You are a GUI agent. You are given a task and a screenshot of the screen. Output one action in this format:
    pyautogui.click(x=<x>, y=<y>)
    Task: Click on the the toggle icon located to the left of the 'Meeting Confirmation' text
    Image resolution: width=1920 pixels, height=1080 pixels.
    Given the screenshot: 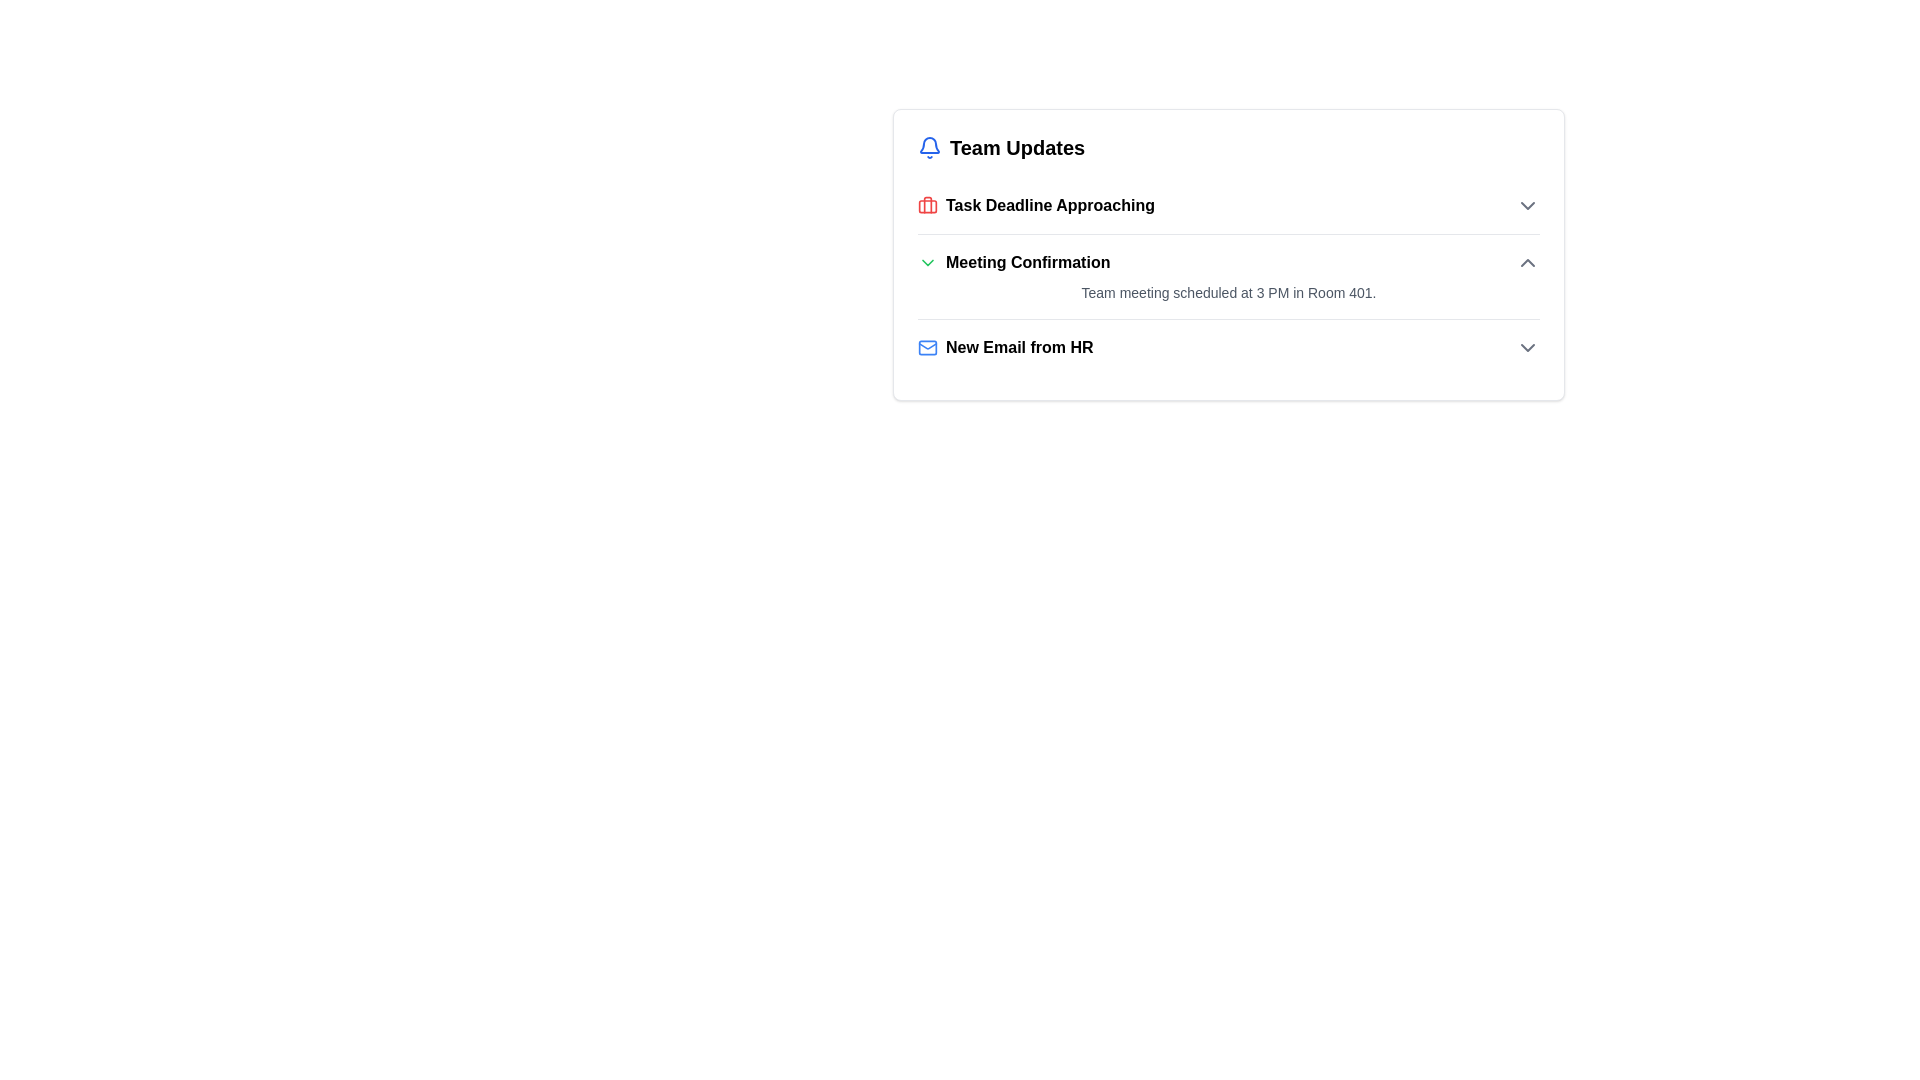 What is the action you would take?
    pyautogui.click(x=926, y=261)
    